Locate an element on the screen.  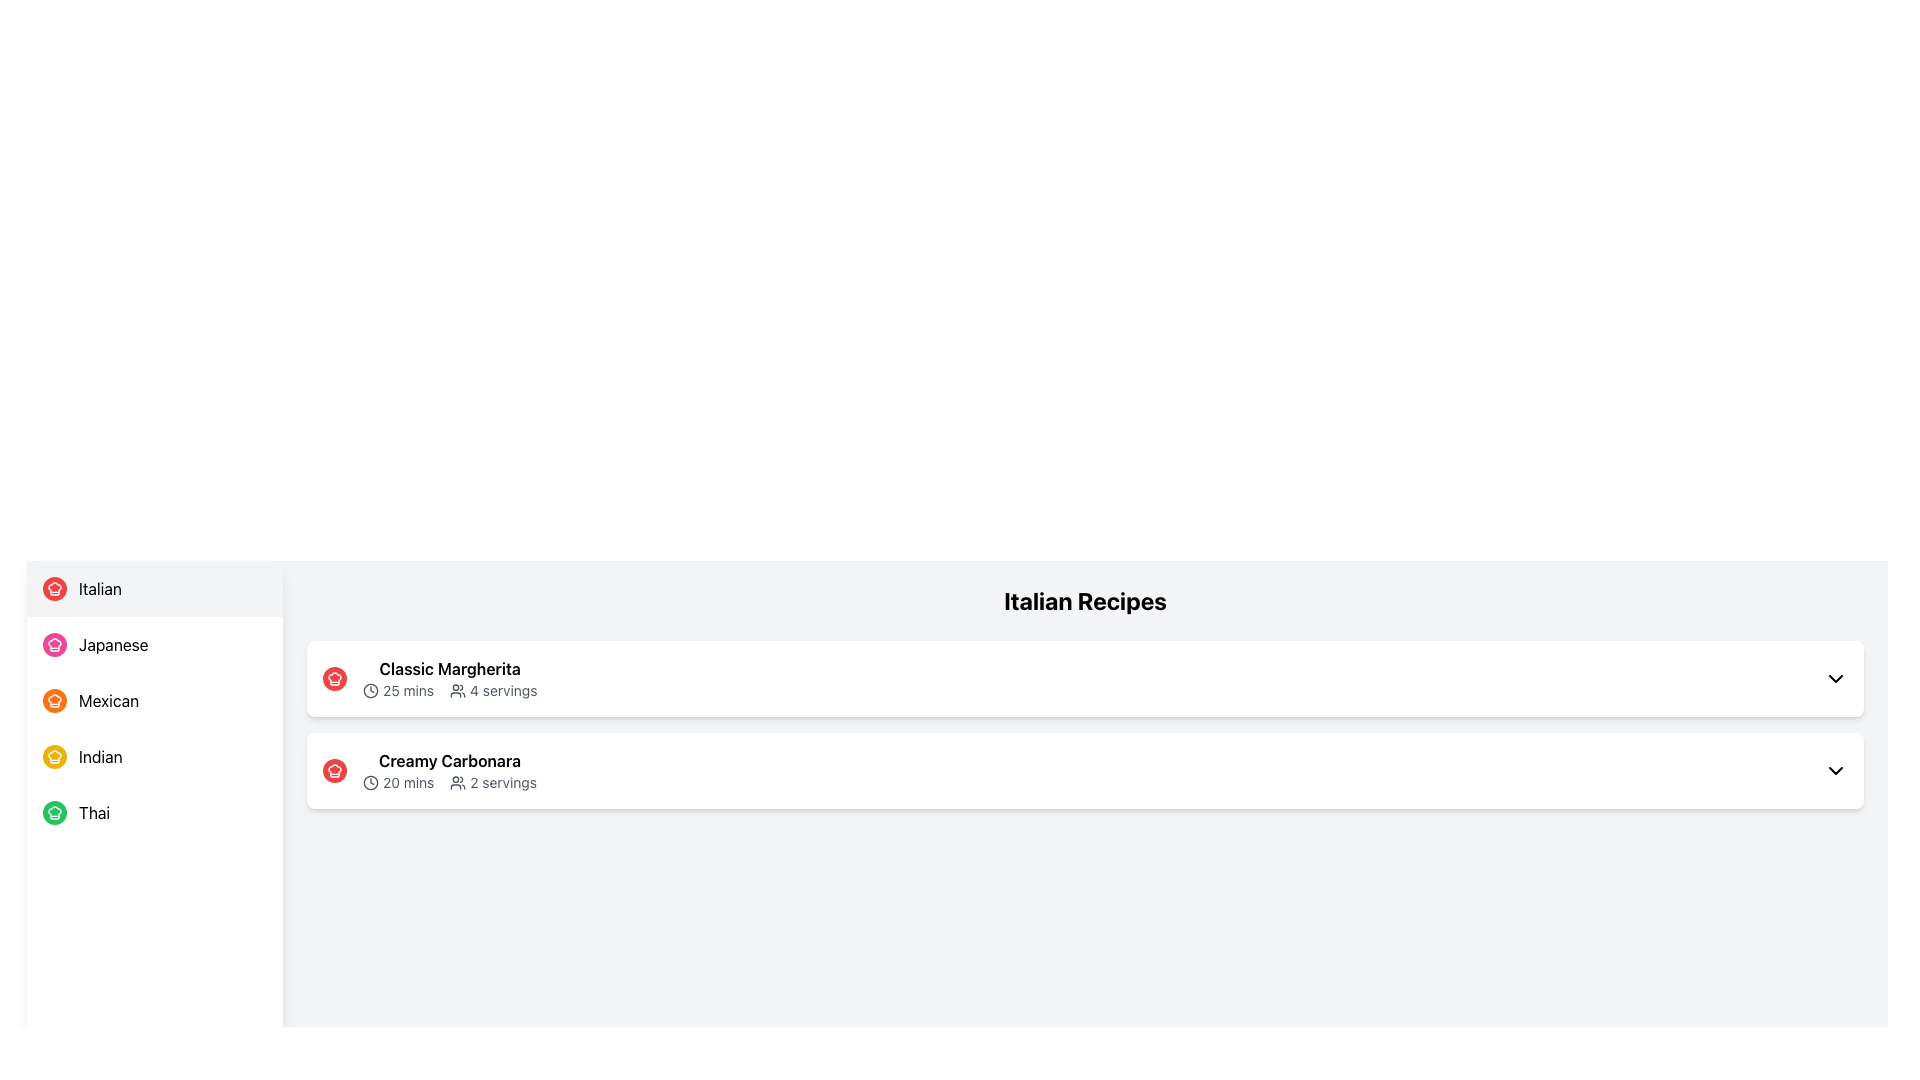
the cooking-related icon representing the 'Classic Margherita' dish, which is located in the top-left section of its tile, adjacent to the title and details is located at coordinates (335, 677).